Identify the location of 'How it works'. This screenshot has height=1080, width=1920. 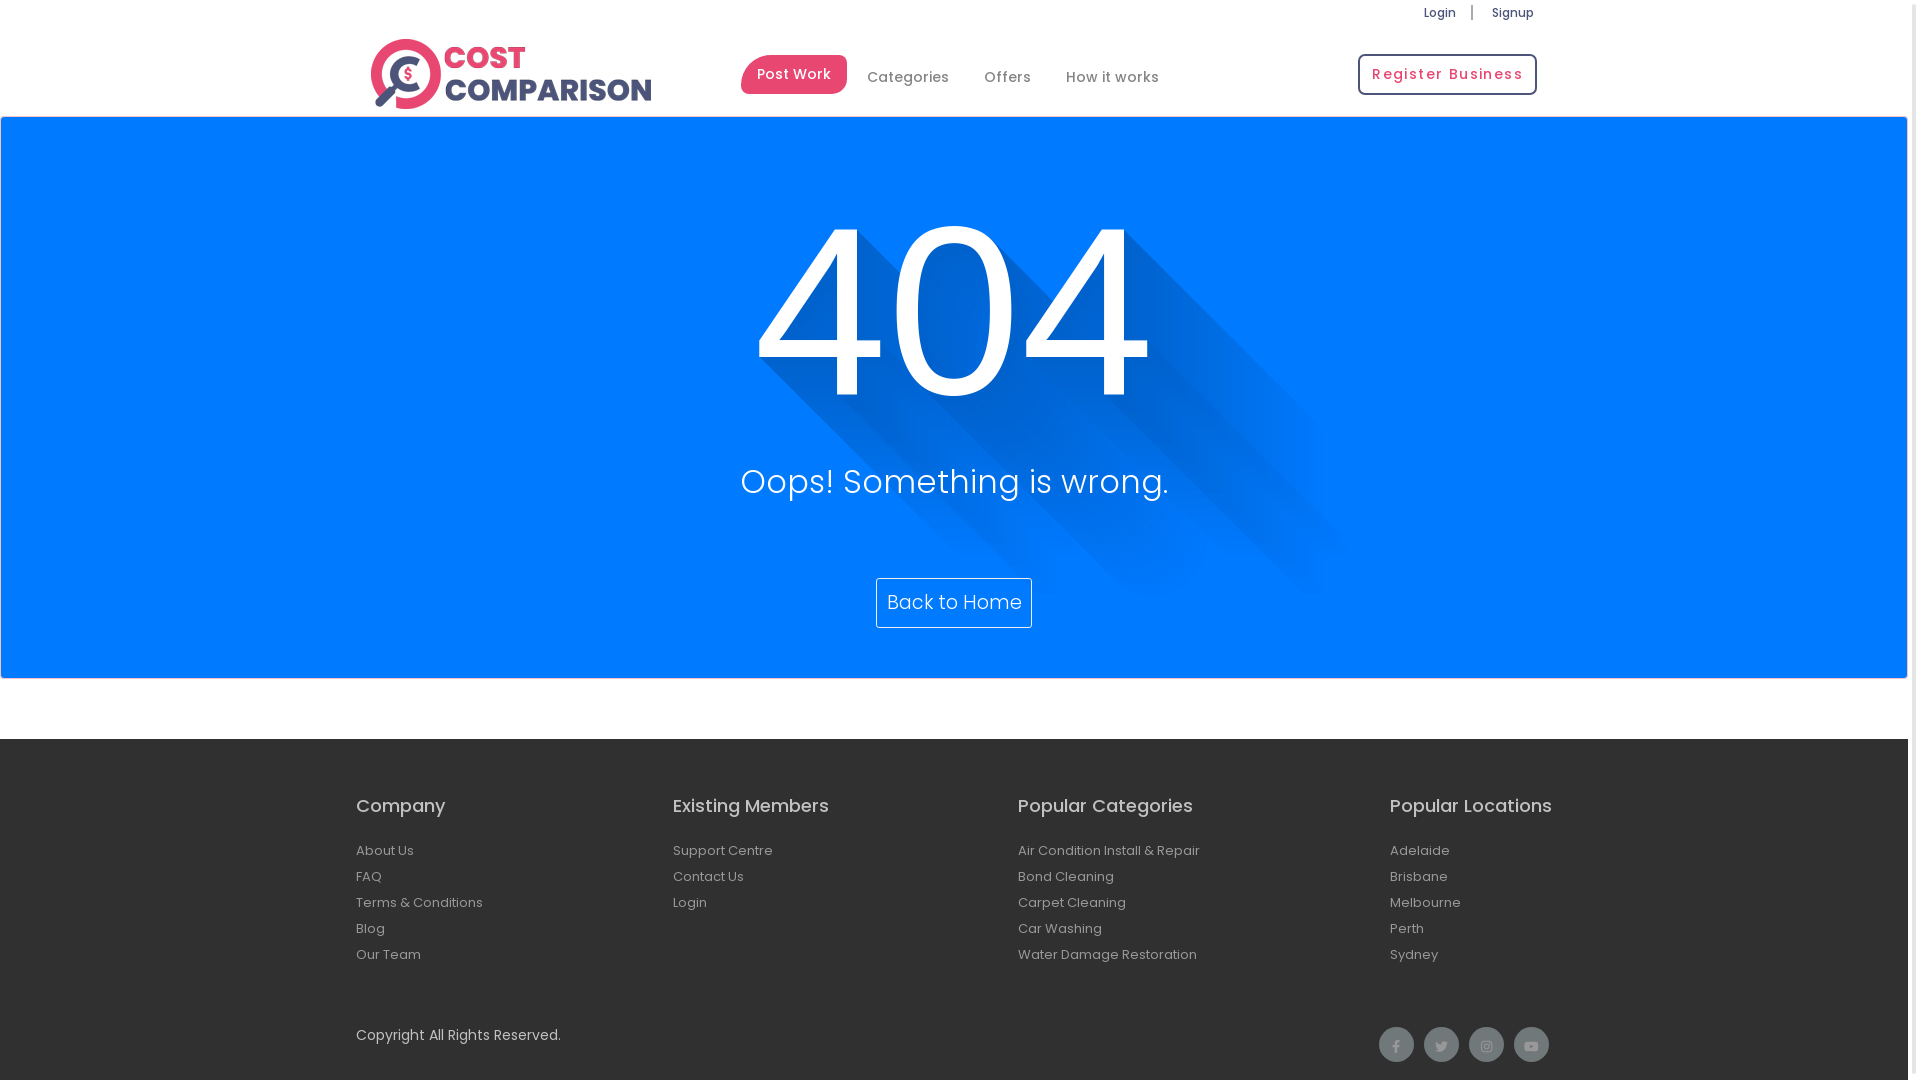
(1111, 75).